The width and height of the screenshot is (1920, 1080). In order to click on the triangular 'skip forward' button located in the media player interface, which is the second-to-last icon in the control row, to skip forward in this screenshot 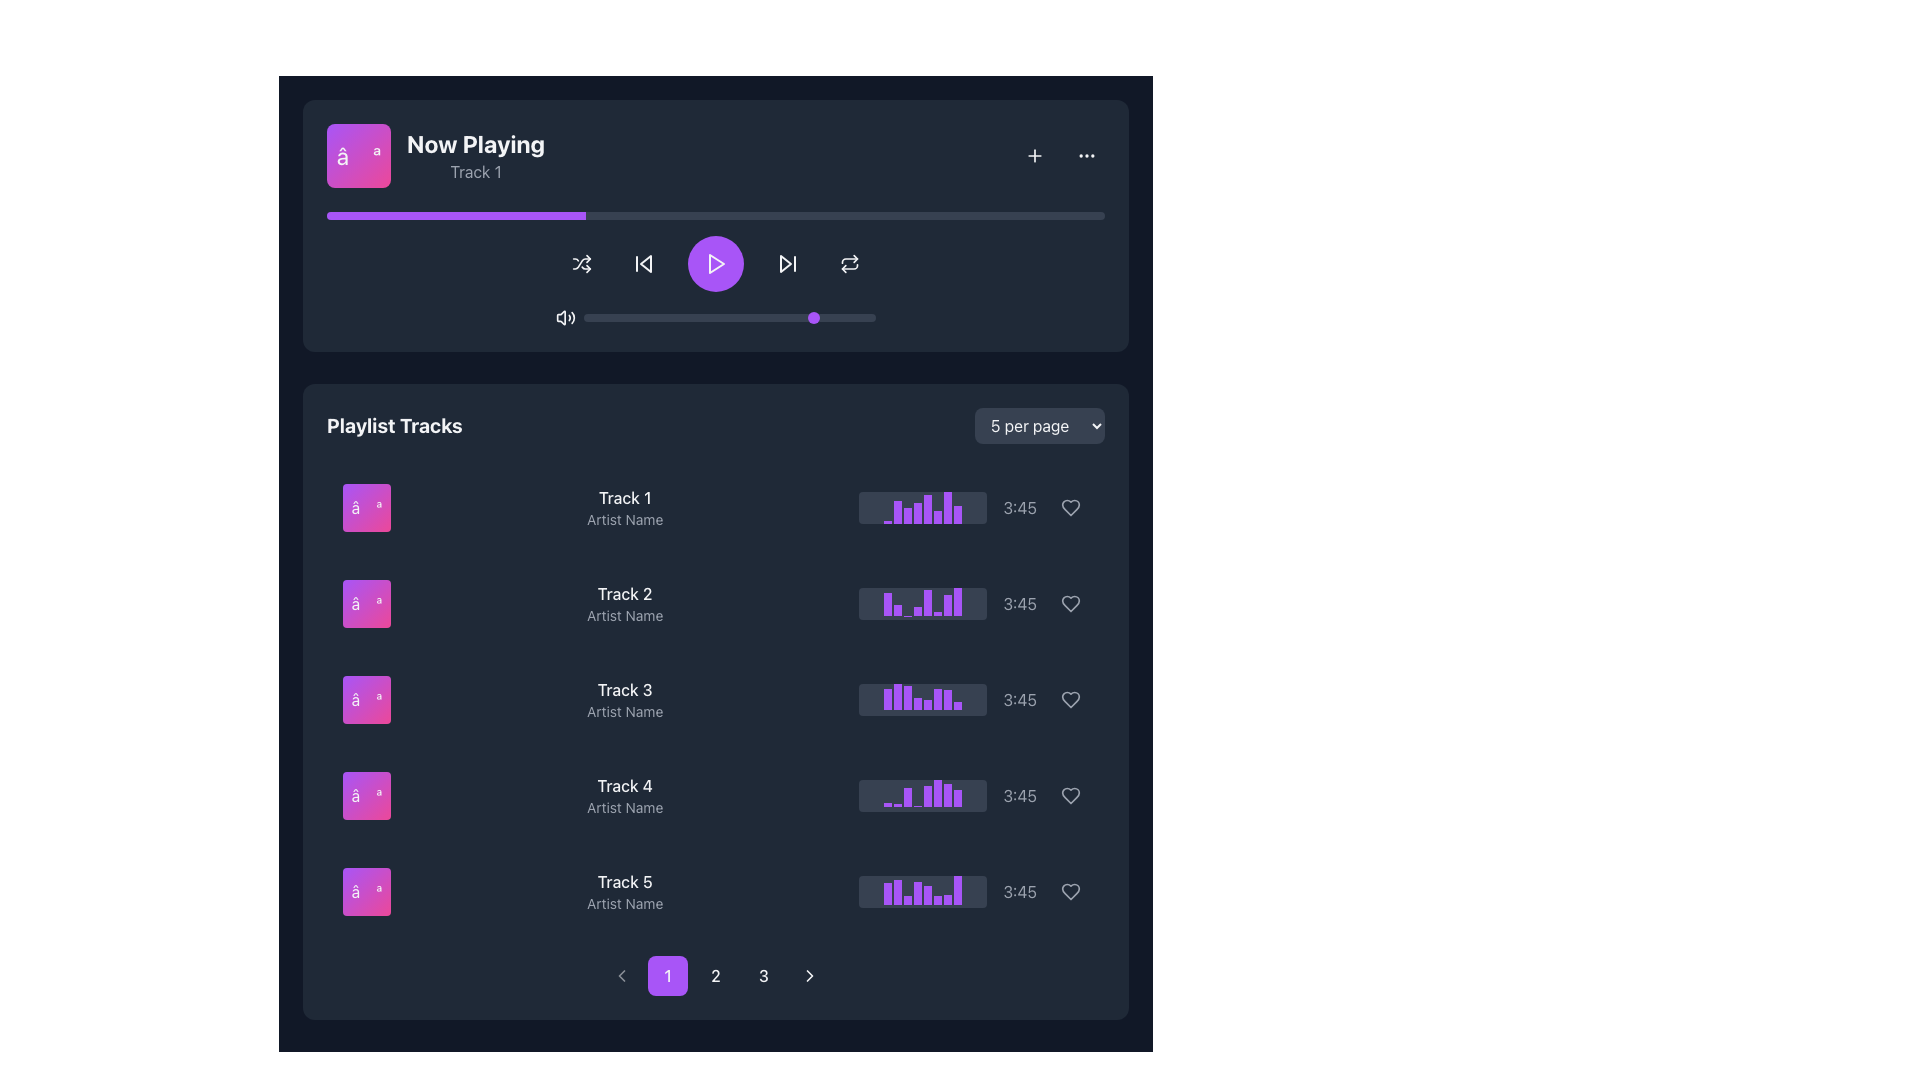, I will do `click(785, 262)`.